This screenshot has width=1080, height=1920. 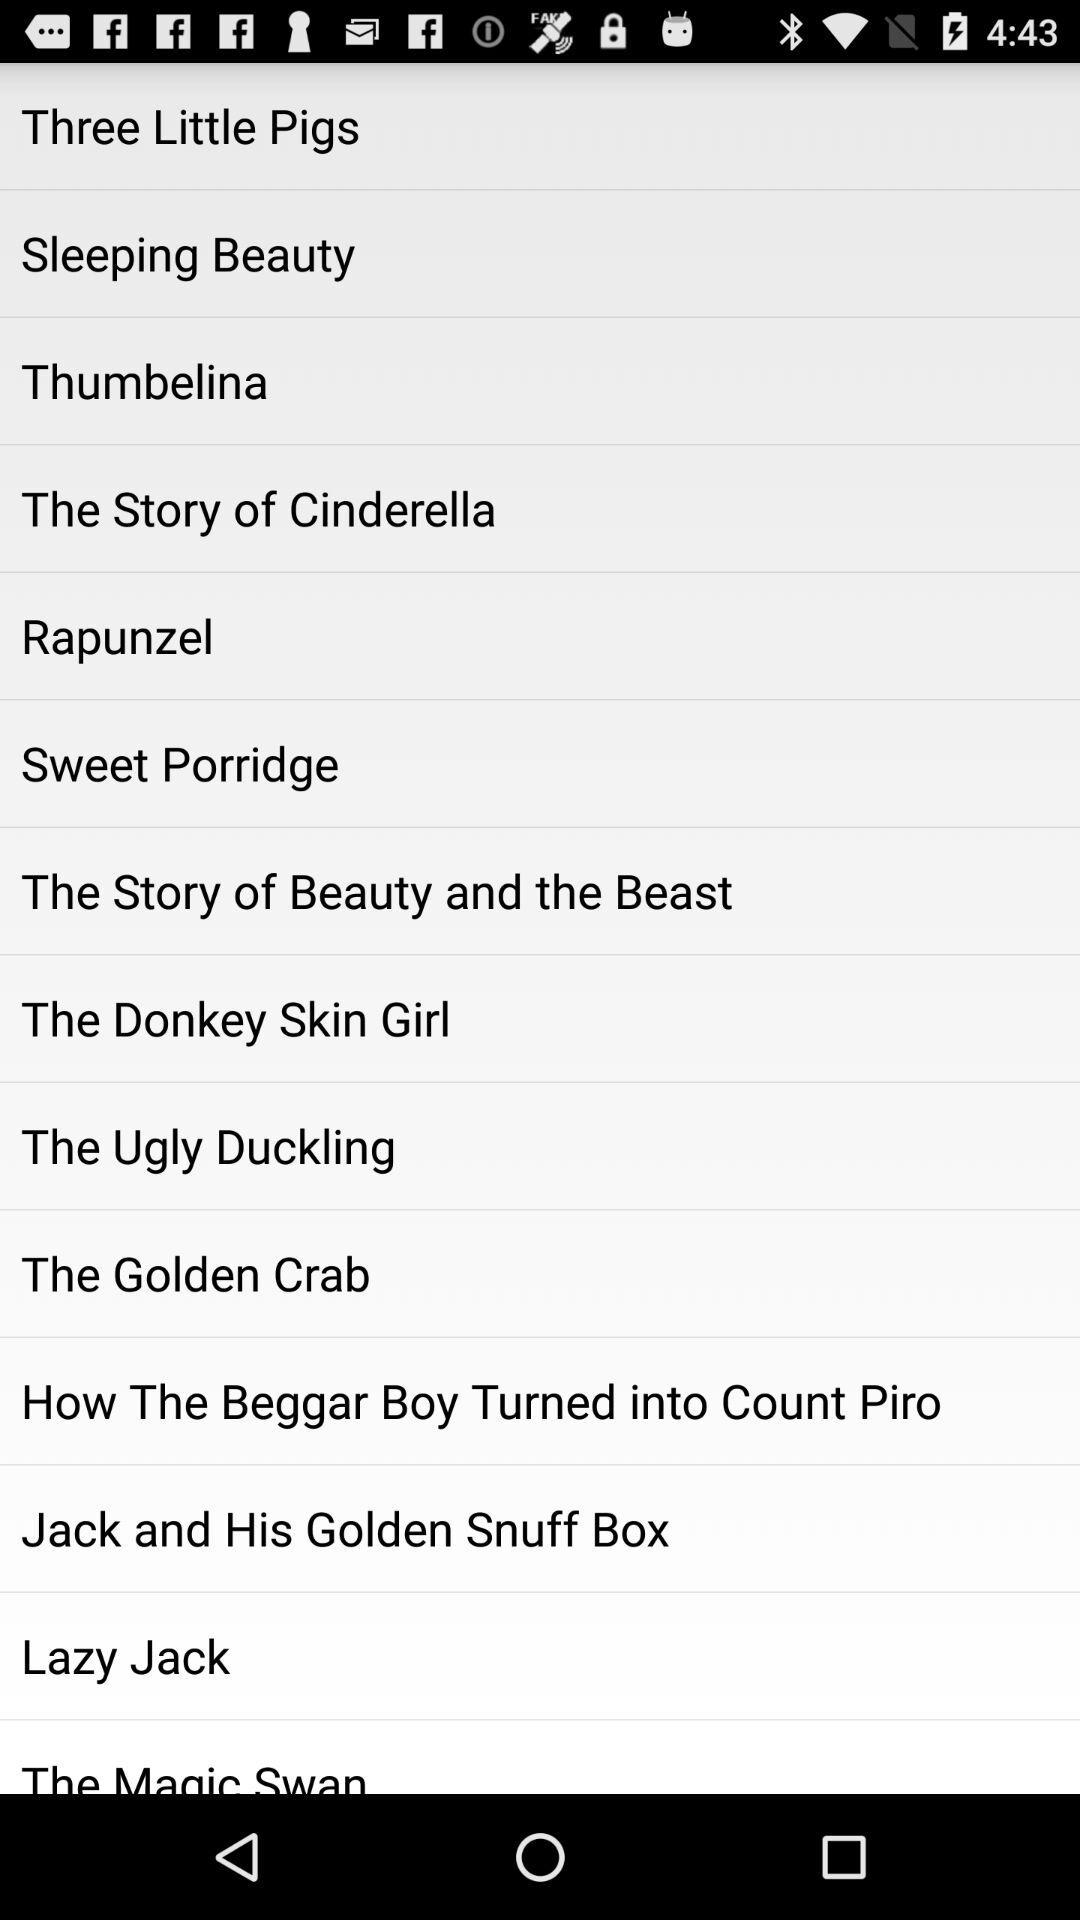 What do you see at coordinates (540, 1656) in the screenshot?
I see `app above the the magic swan app` at bounding box center [540, 1656].